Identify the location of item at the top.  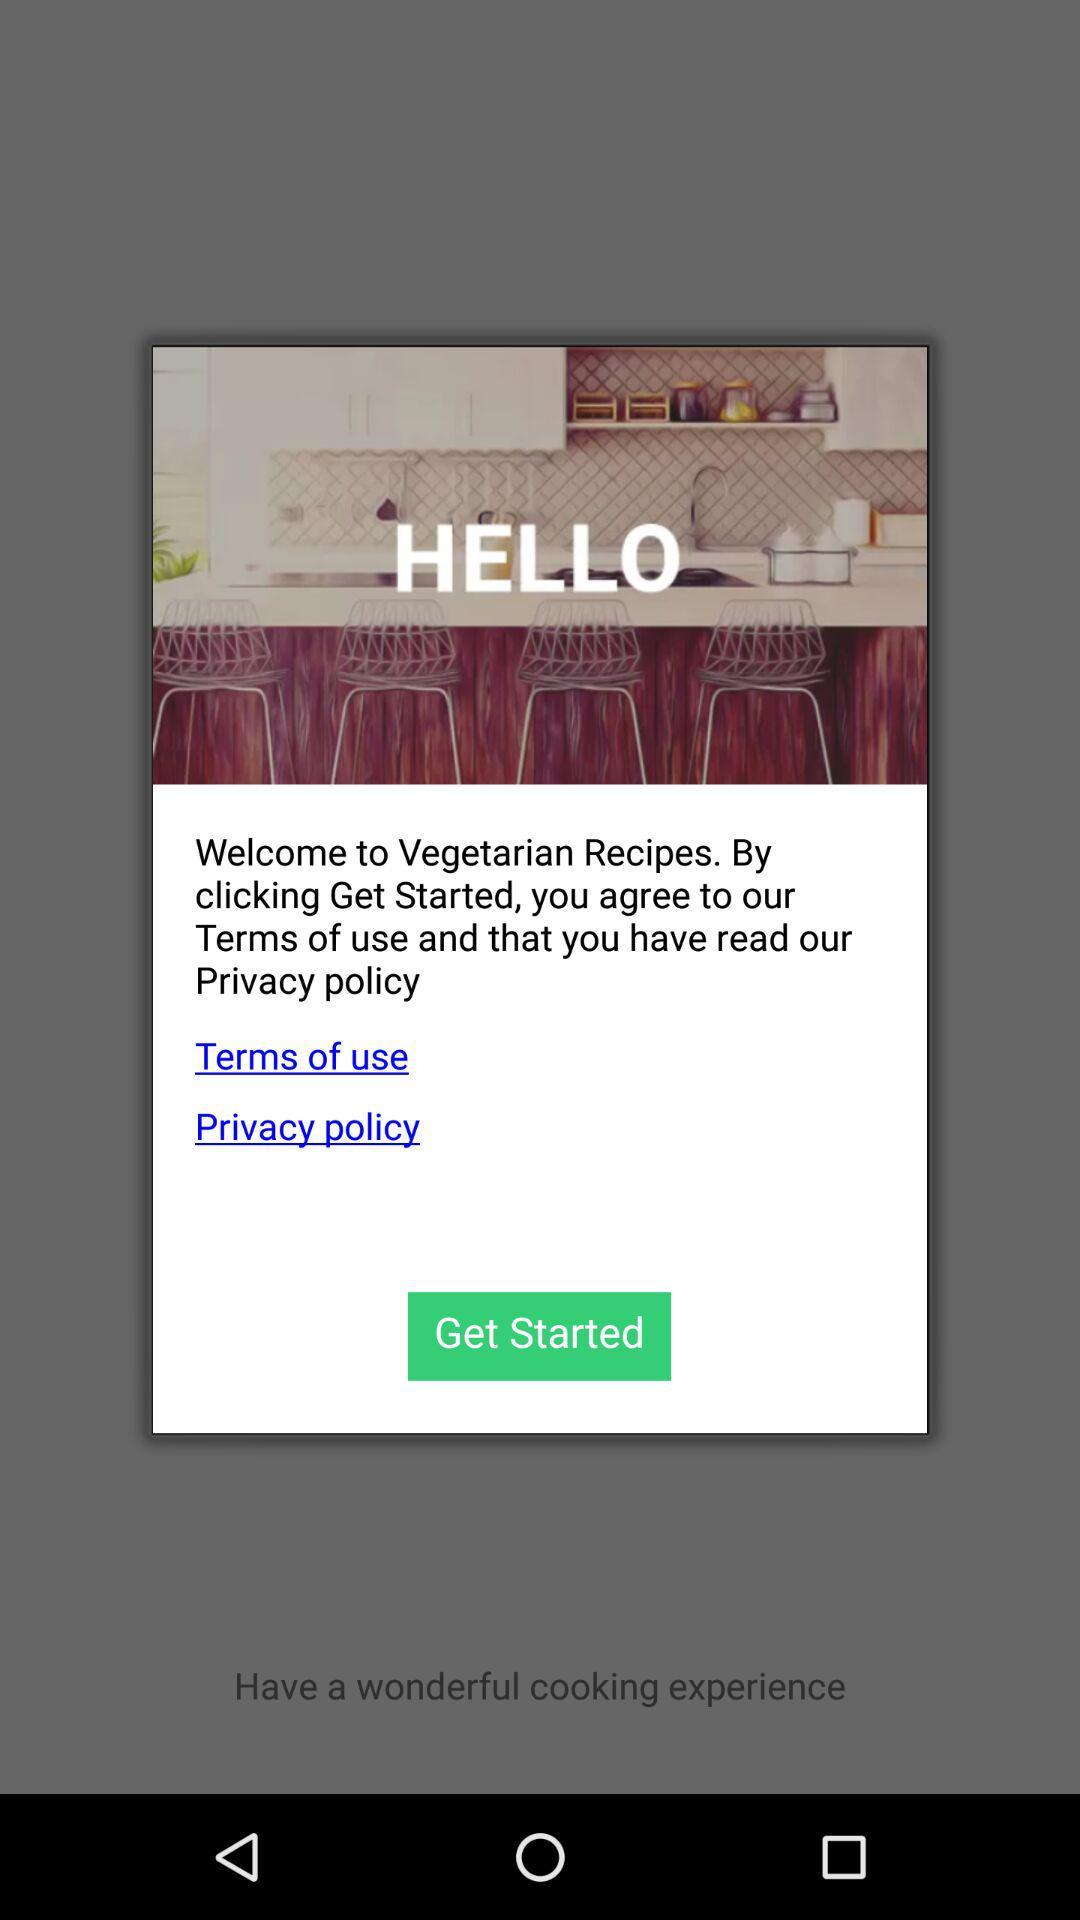
(540, 564).